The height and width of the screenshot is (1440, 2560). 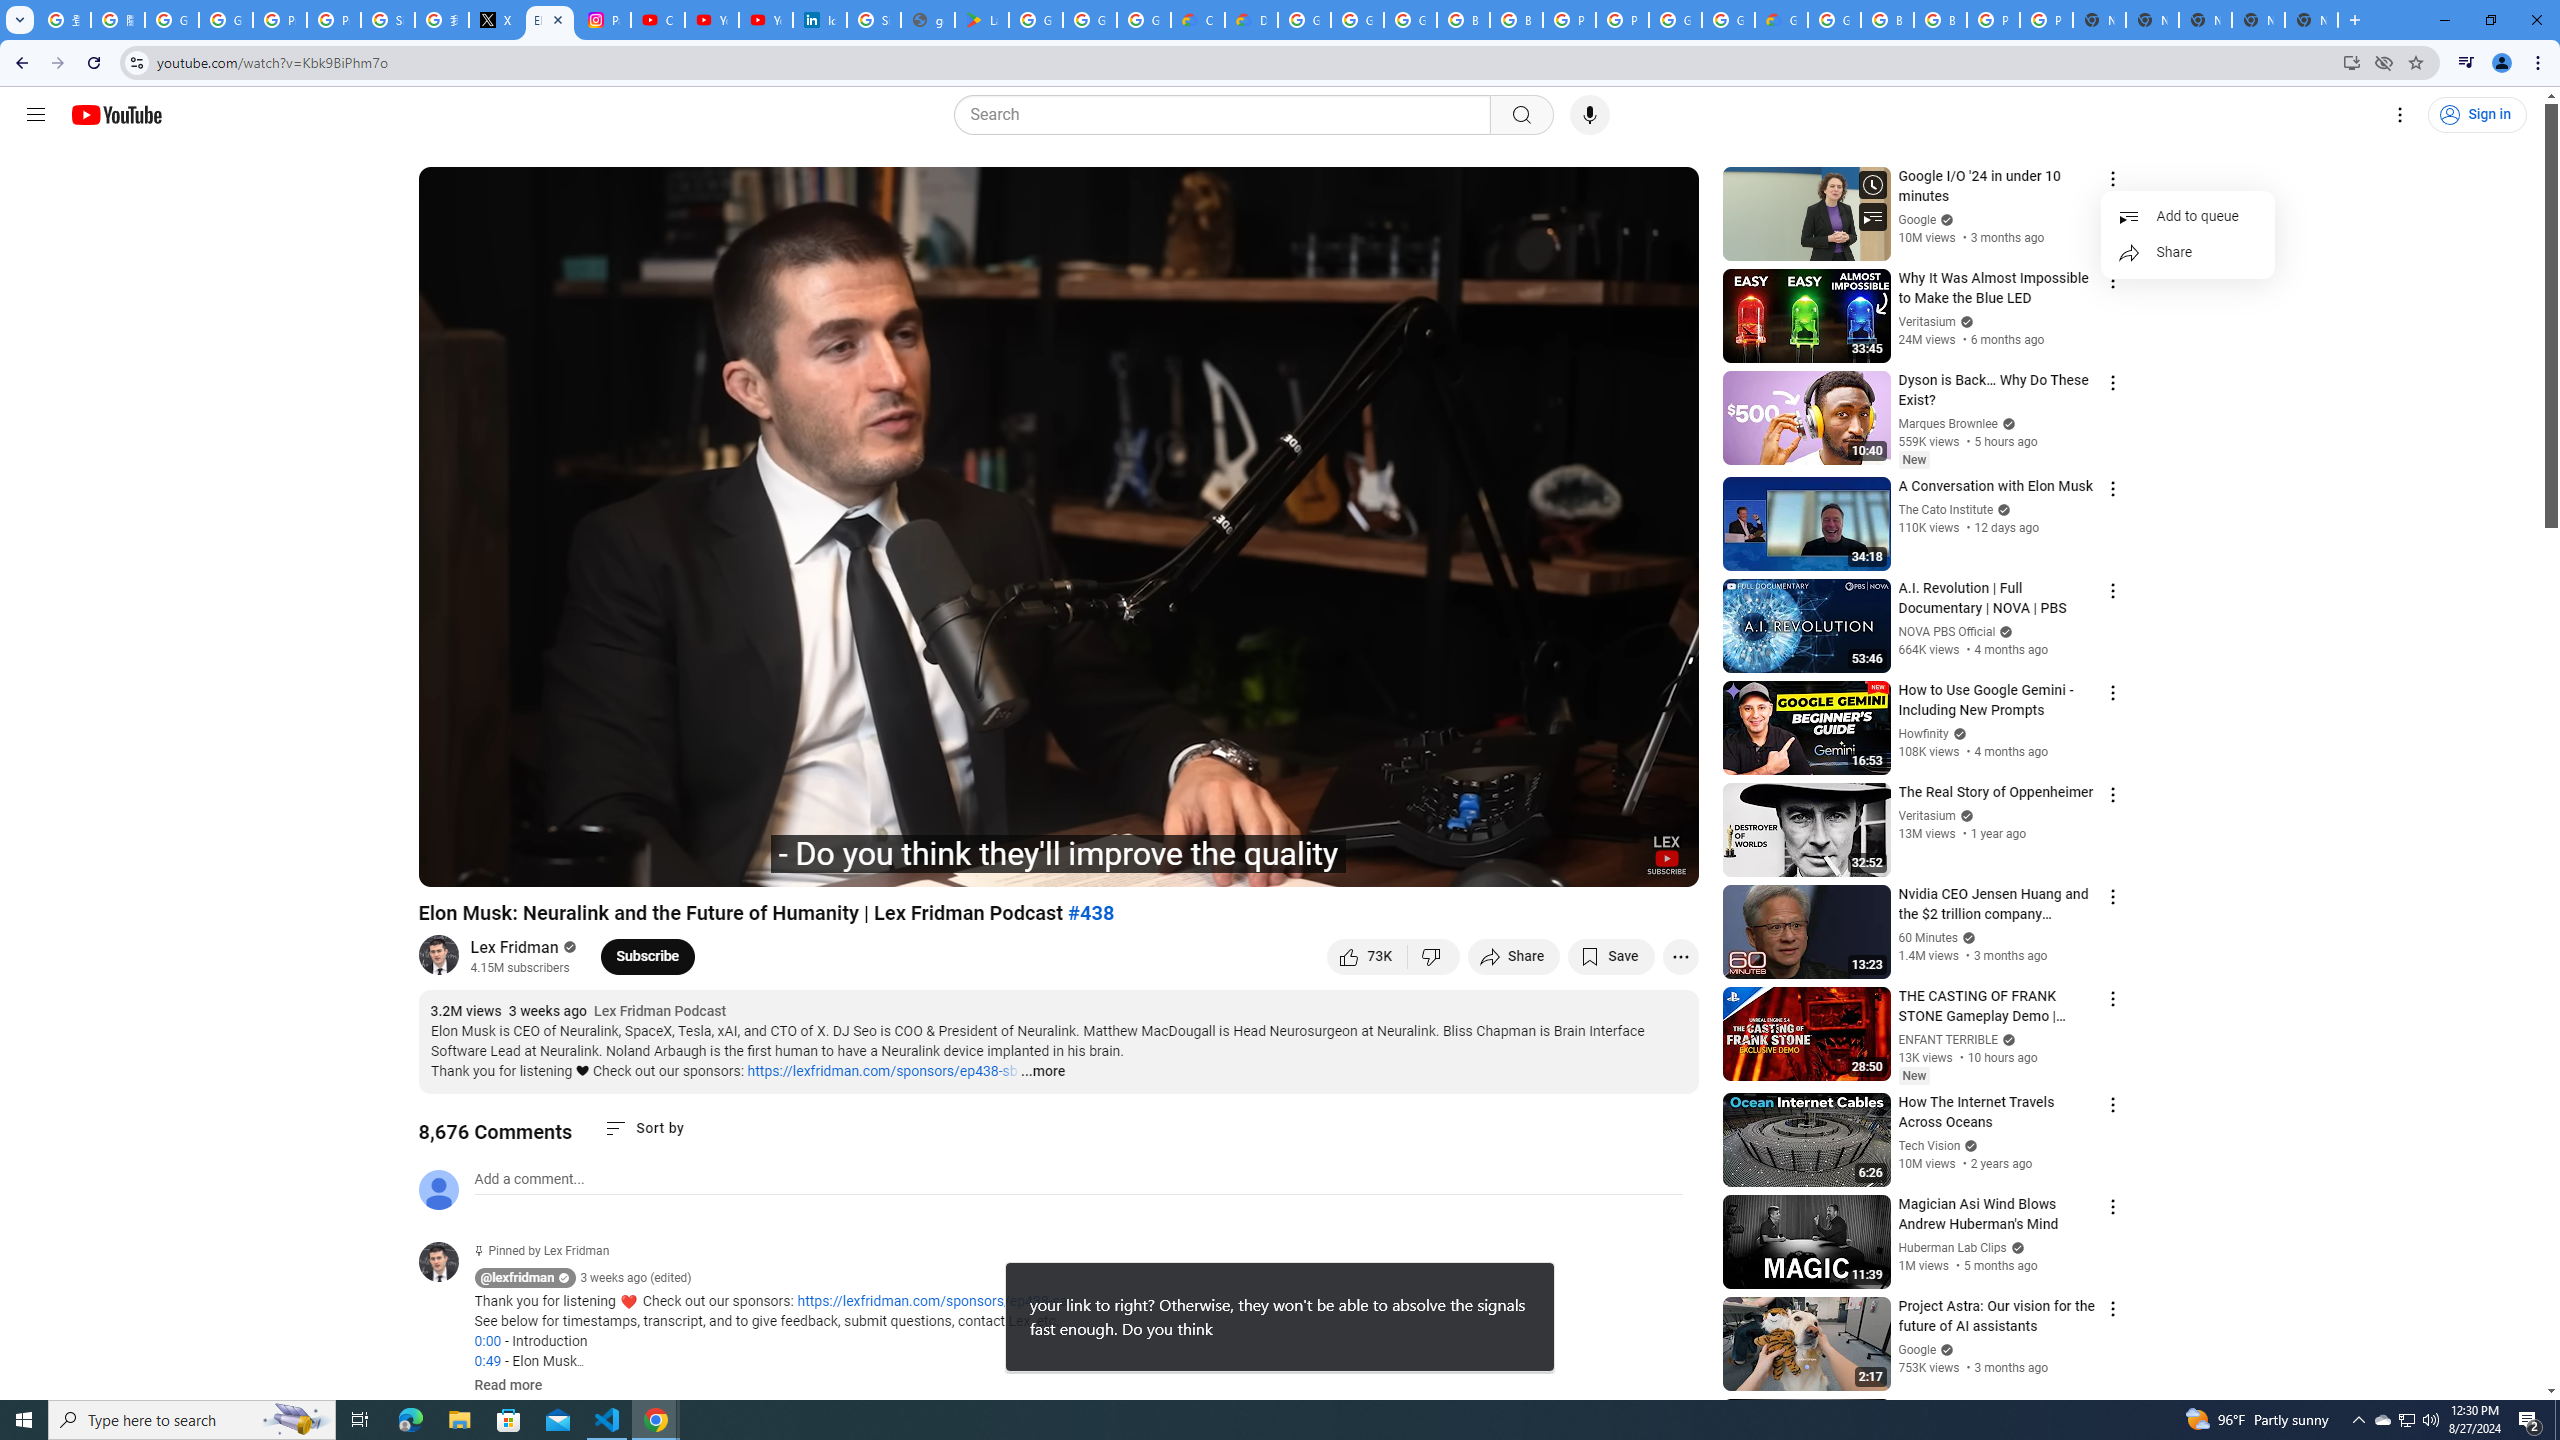 What do you see at coordinates (1679, 955) in the screenshot?
I see `'More actions'` at bounding box center [1679, 955].